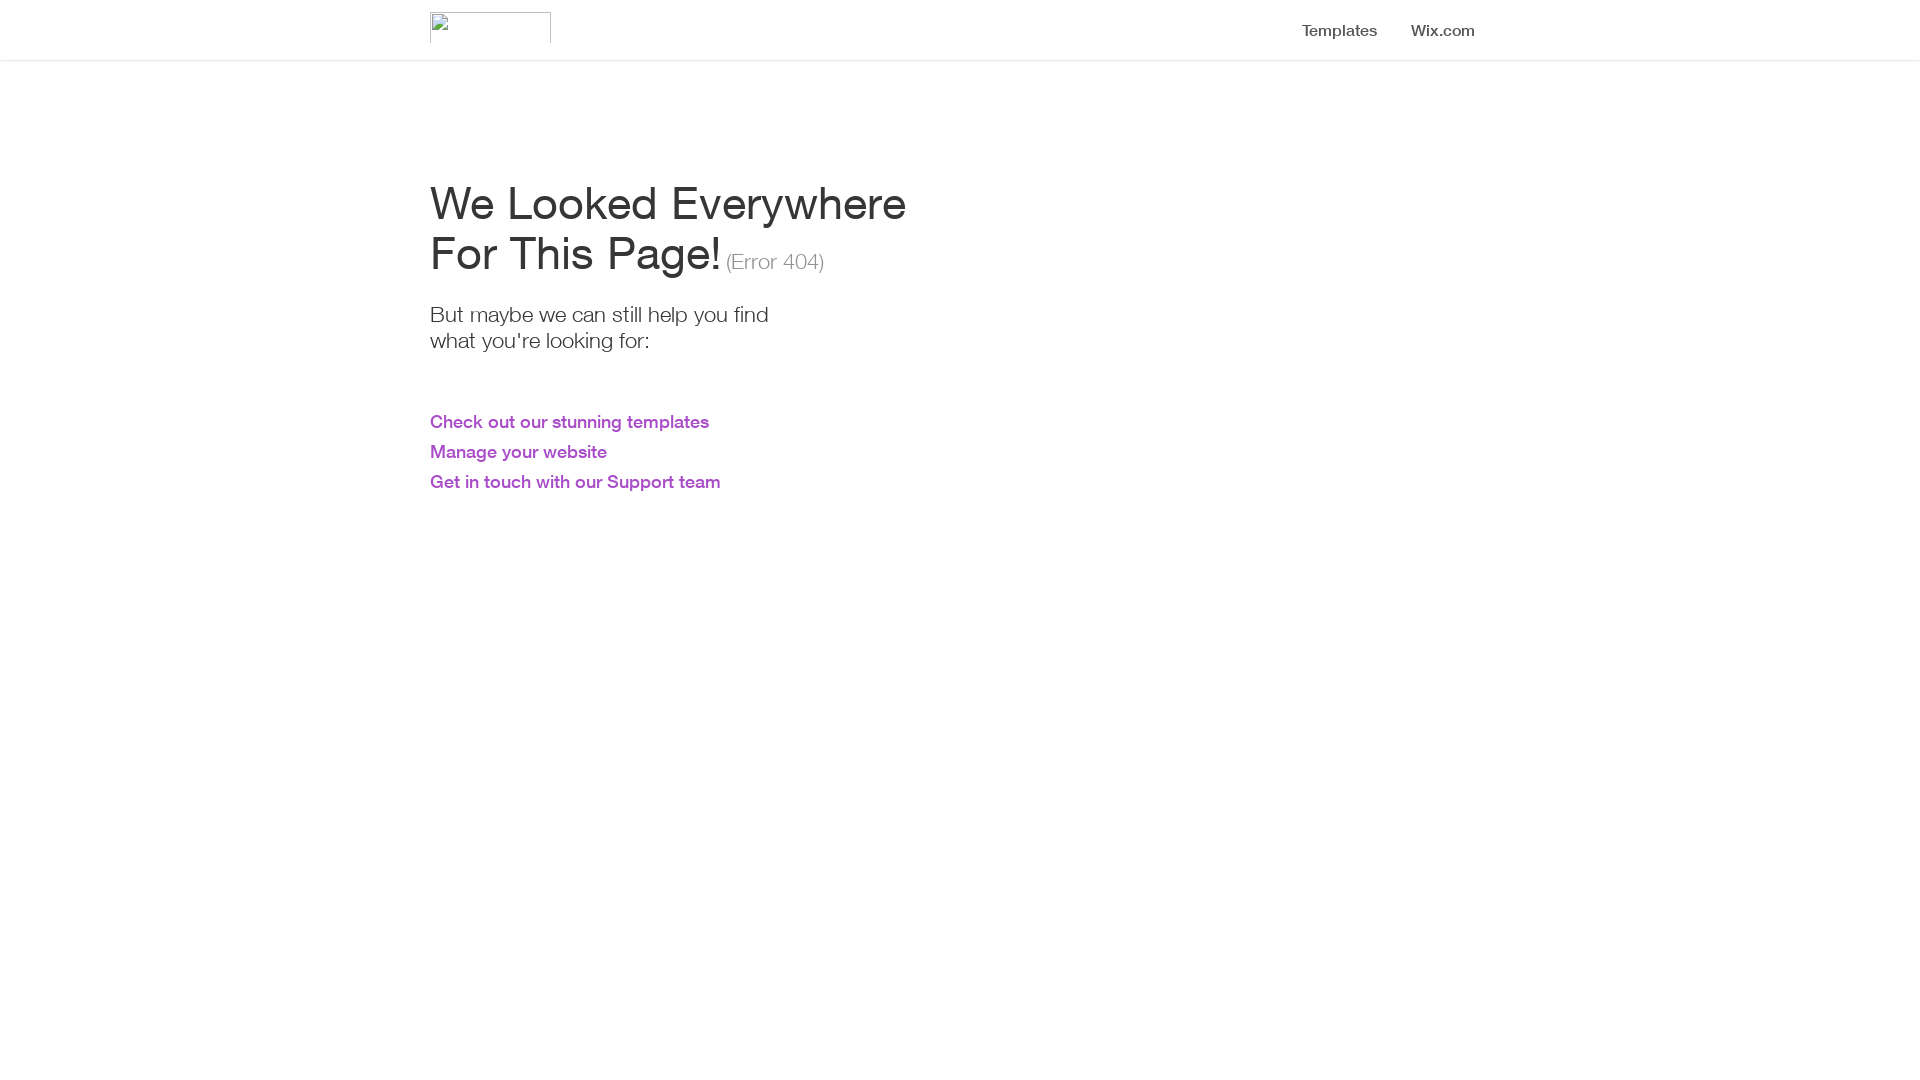 The width and height of the screenshot is (1920, 1080). Describe the element at coordinates (429, 419) in the screenshot. I see `'Check out our stunning templates'` at that location.